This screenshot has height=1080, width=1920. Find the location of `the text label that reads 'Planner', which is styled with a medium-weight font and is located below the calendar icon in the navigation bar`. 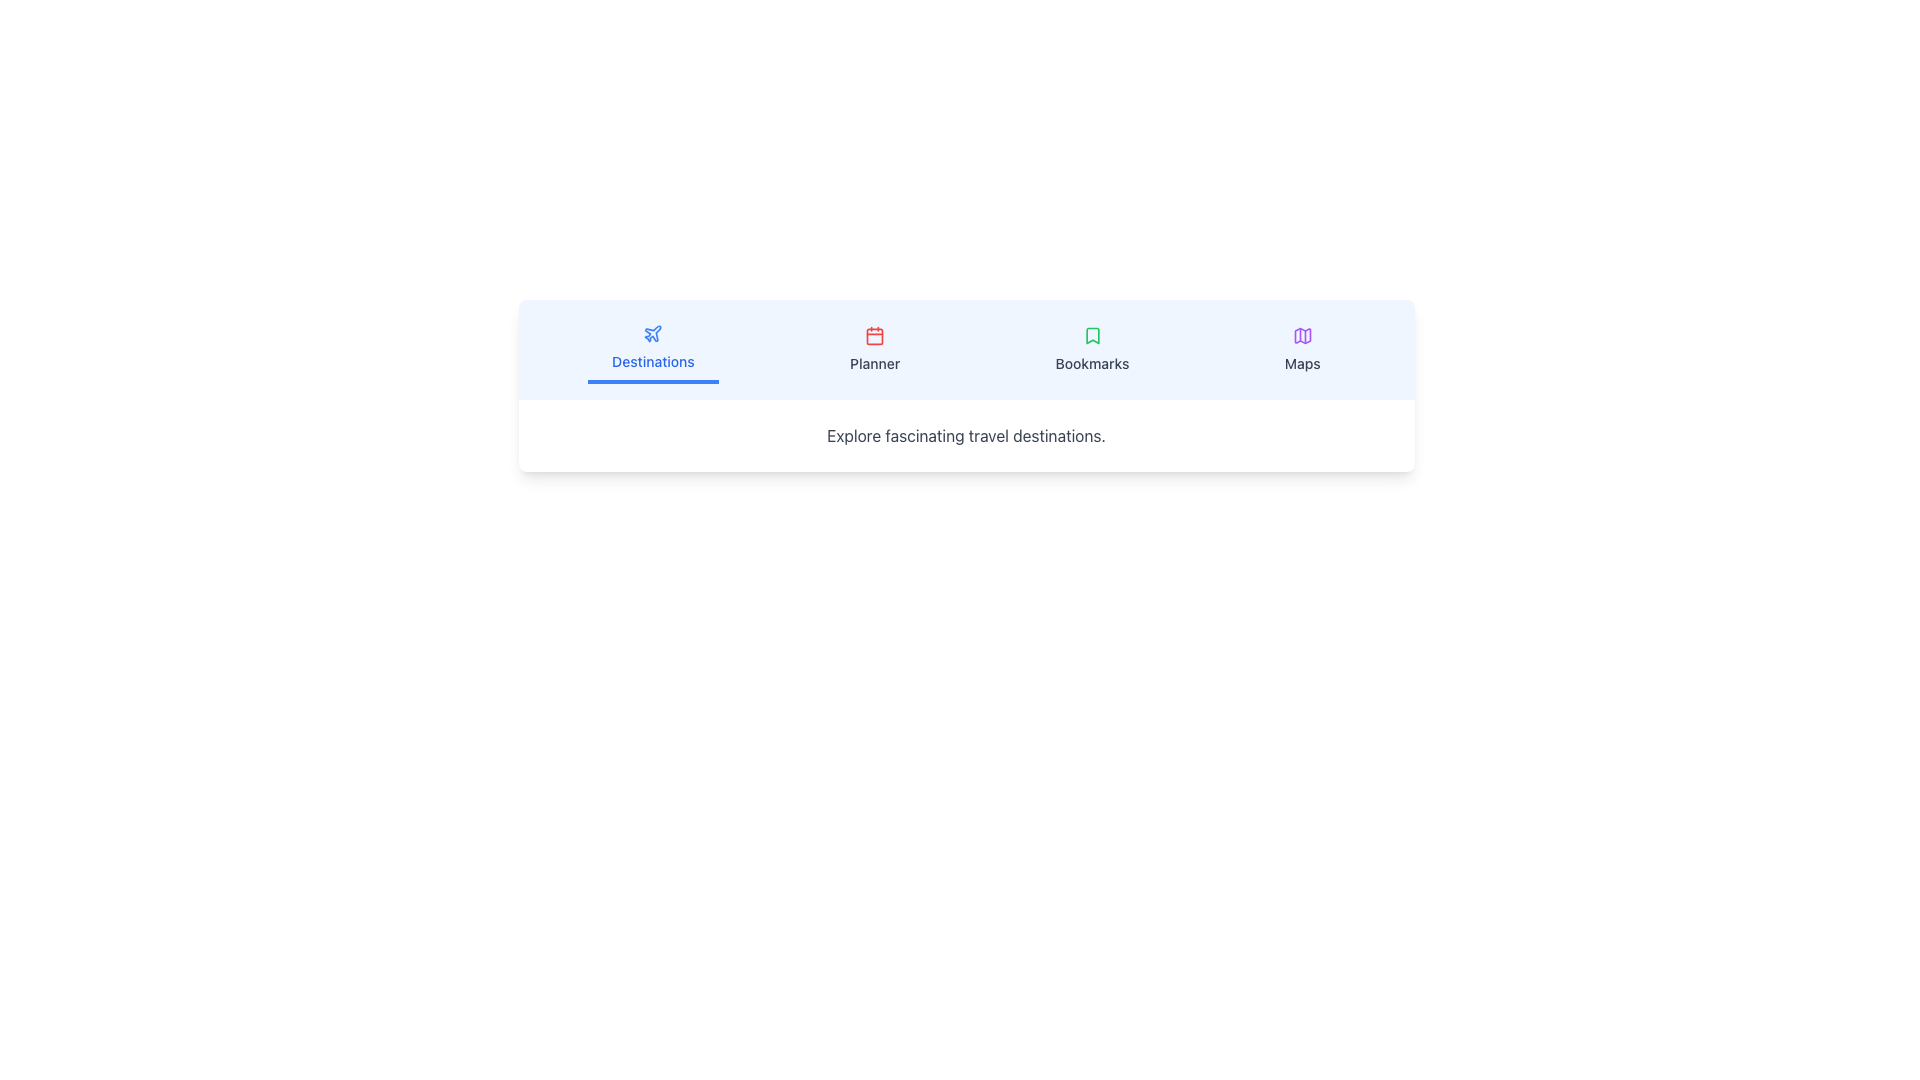

the text label that reads 'Planner', which is styled with a medium-weight font and is located below the calendar icon in the navigation bar is located at coordinates (875, 363).